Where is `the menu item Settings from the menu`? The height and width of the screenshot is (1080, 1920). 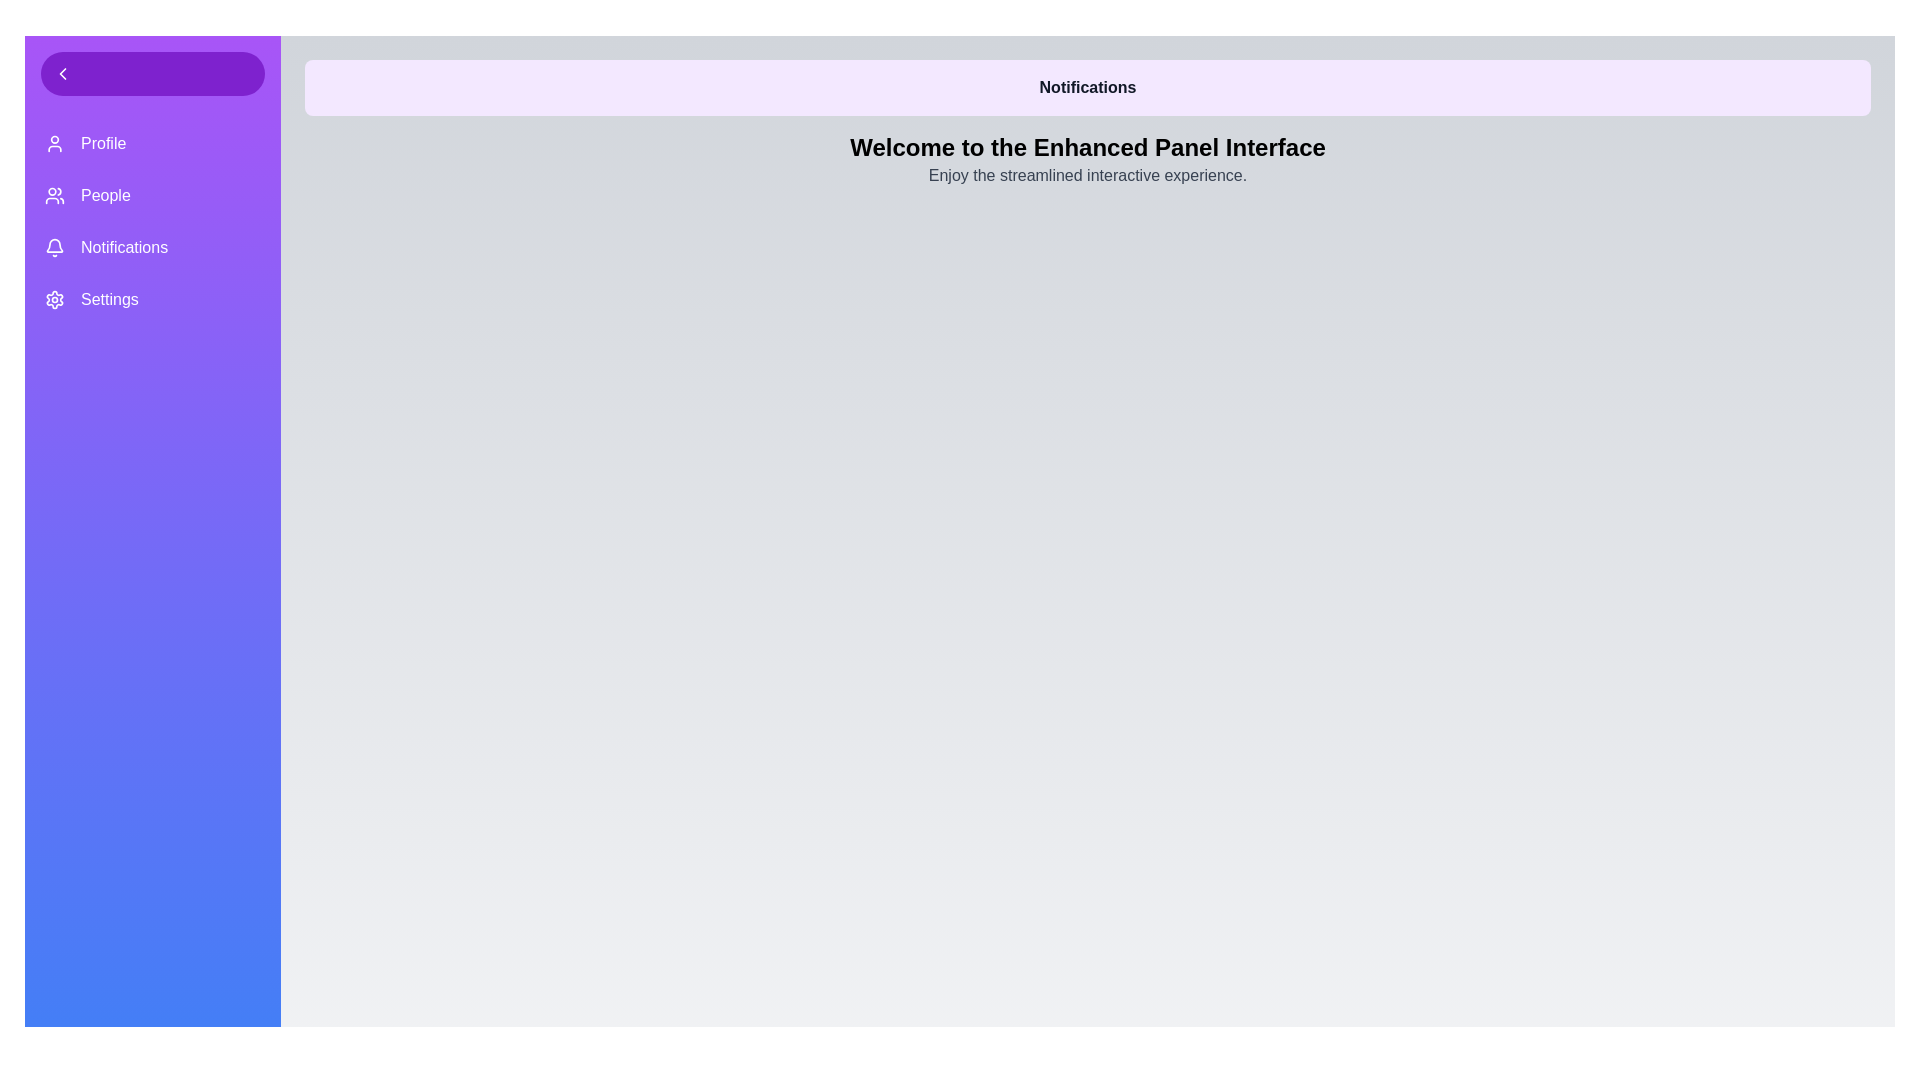
the menu item Settings from the menu is located at coordinates (152, 300).